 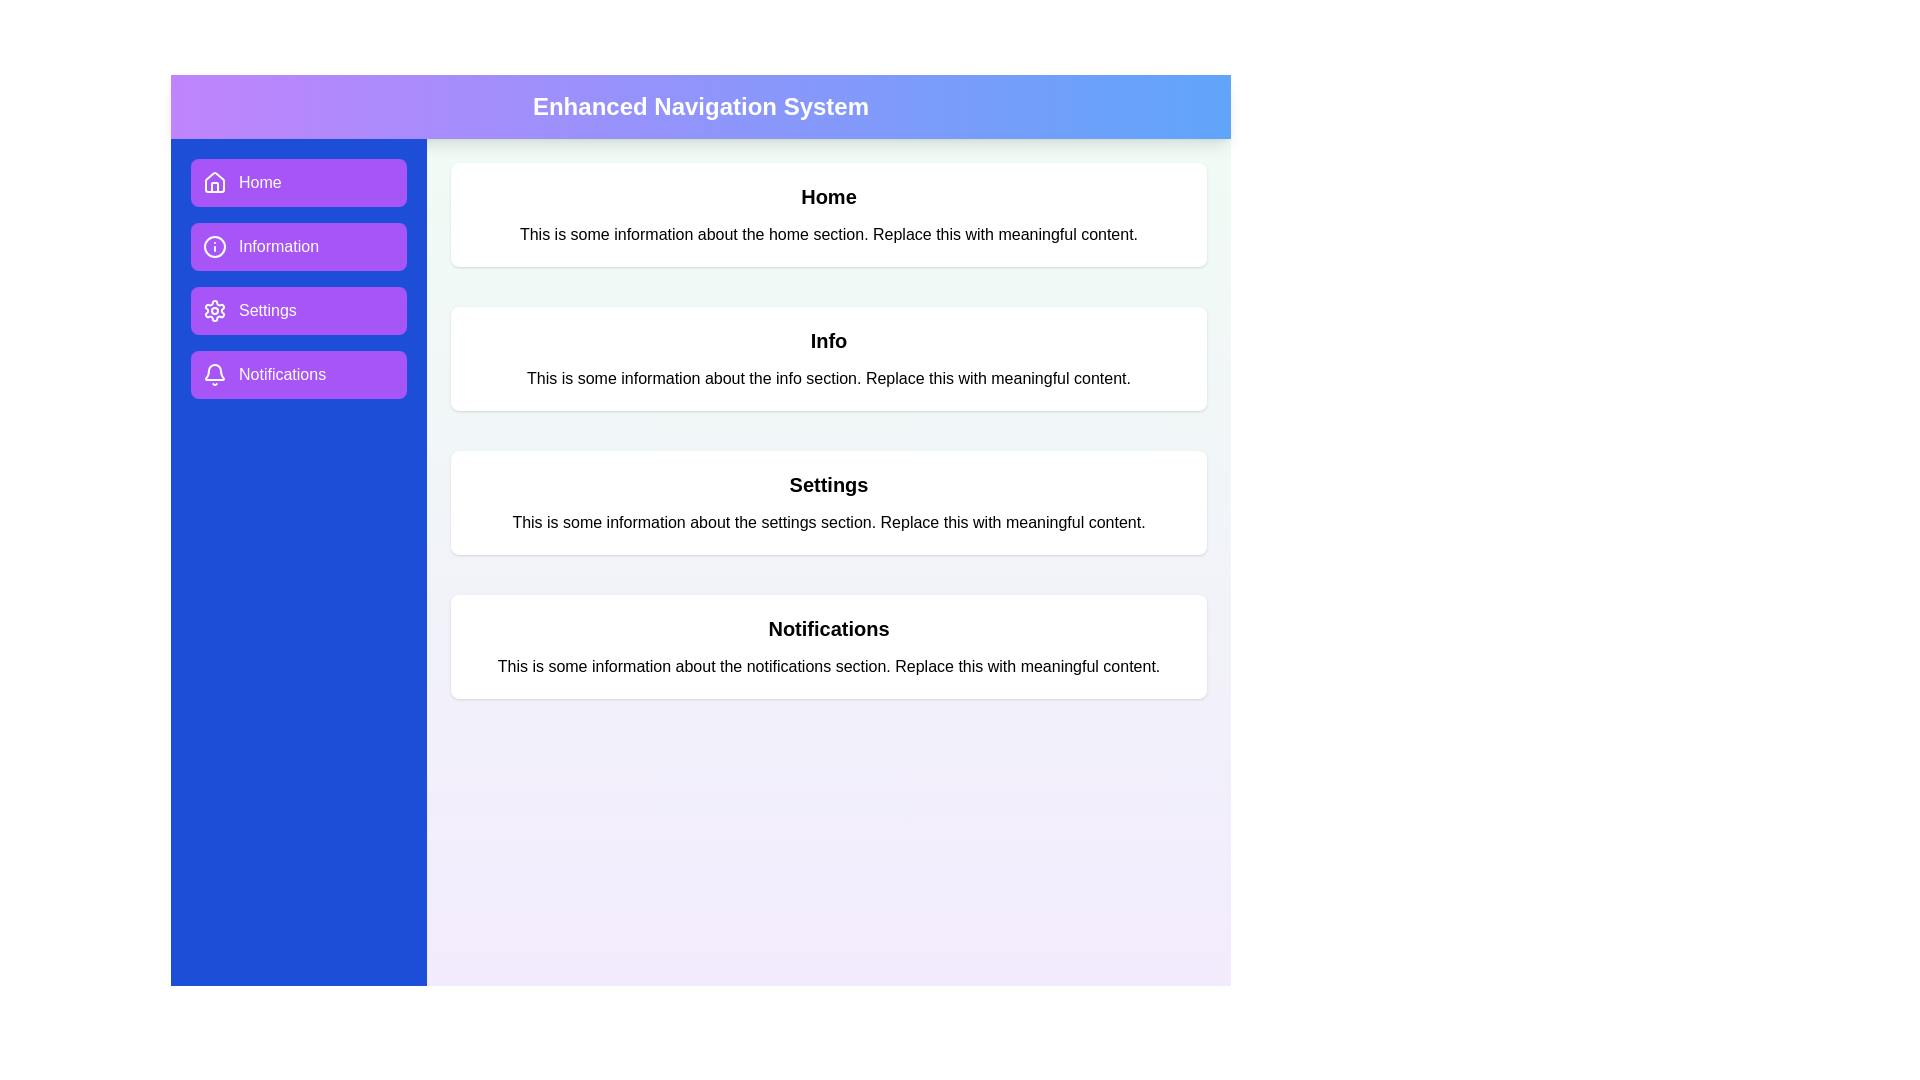 I want to click on the bell icon component within the 'Notifications' navigation button on the left-hand panel, so click(x=215, y=372).